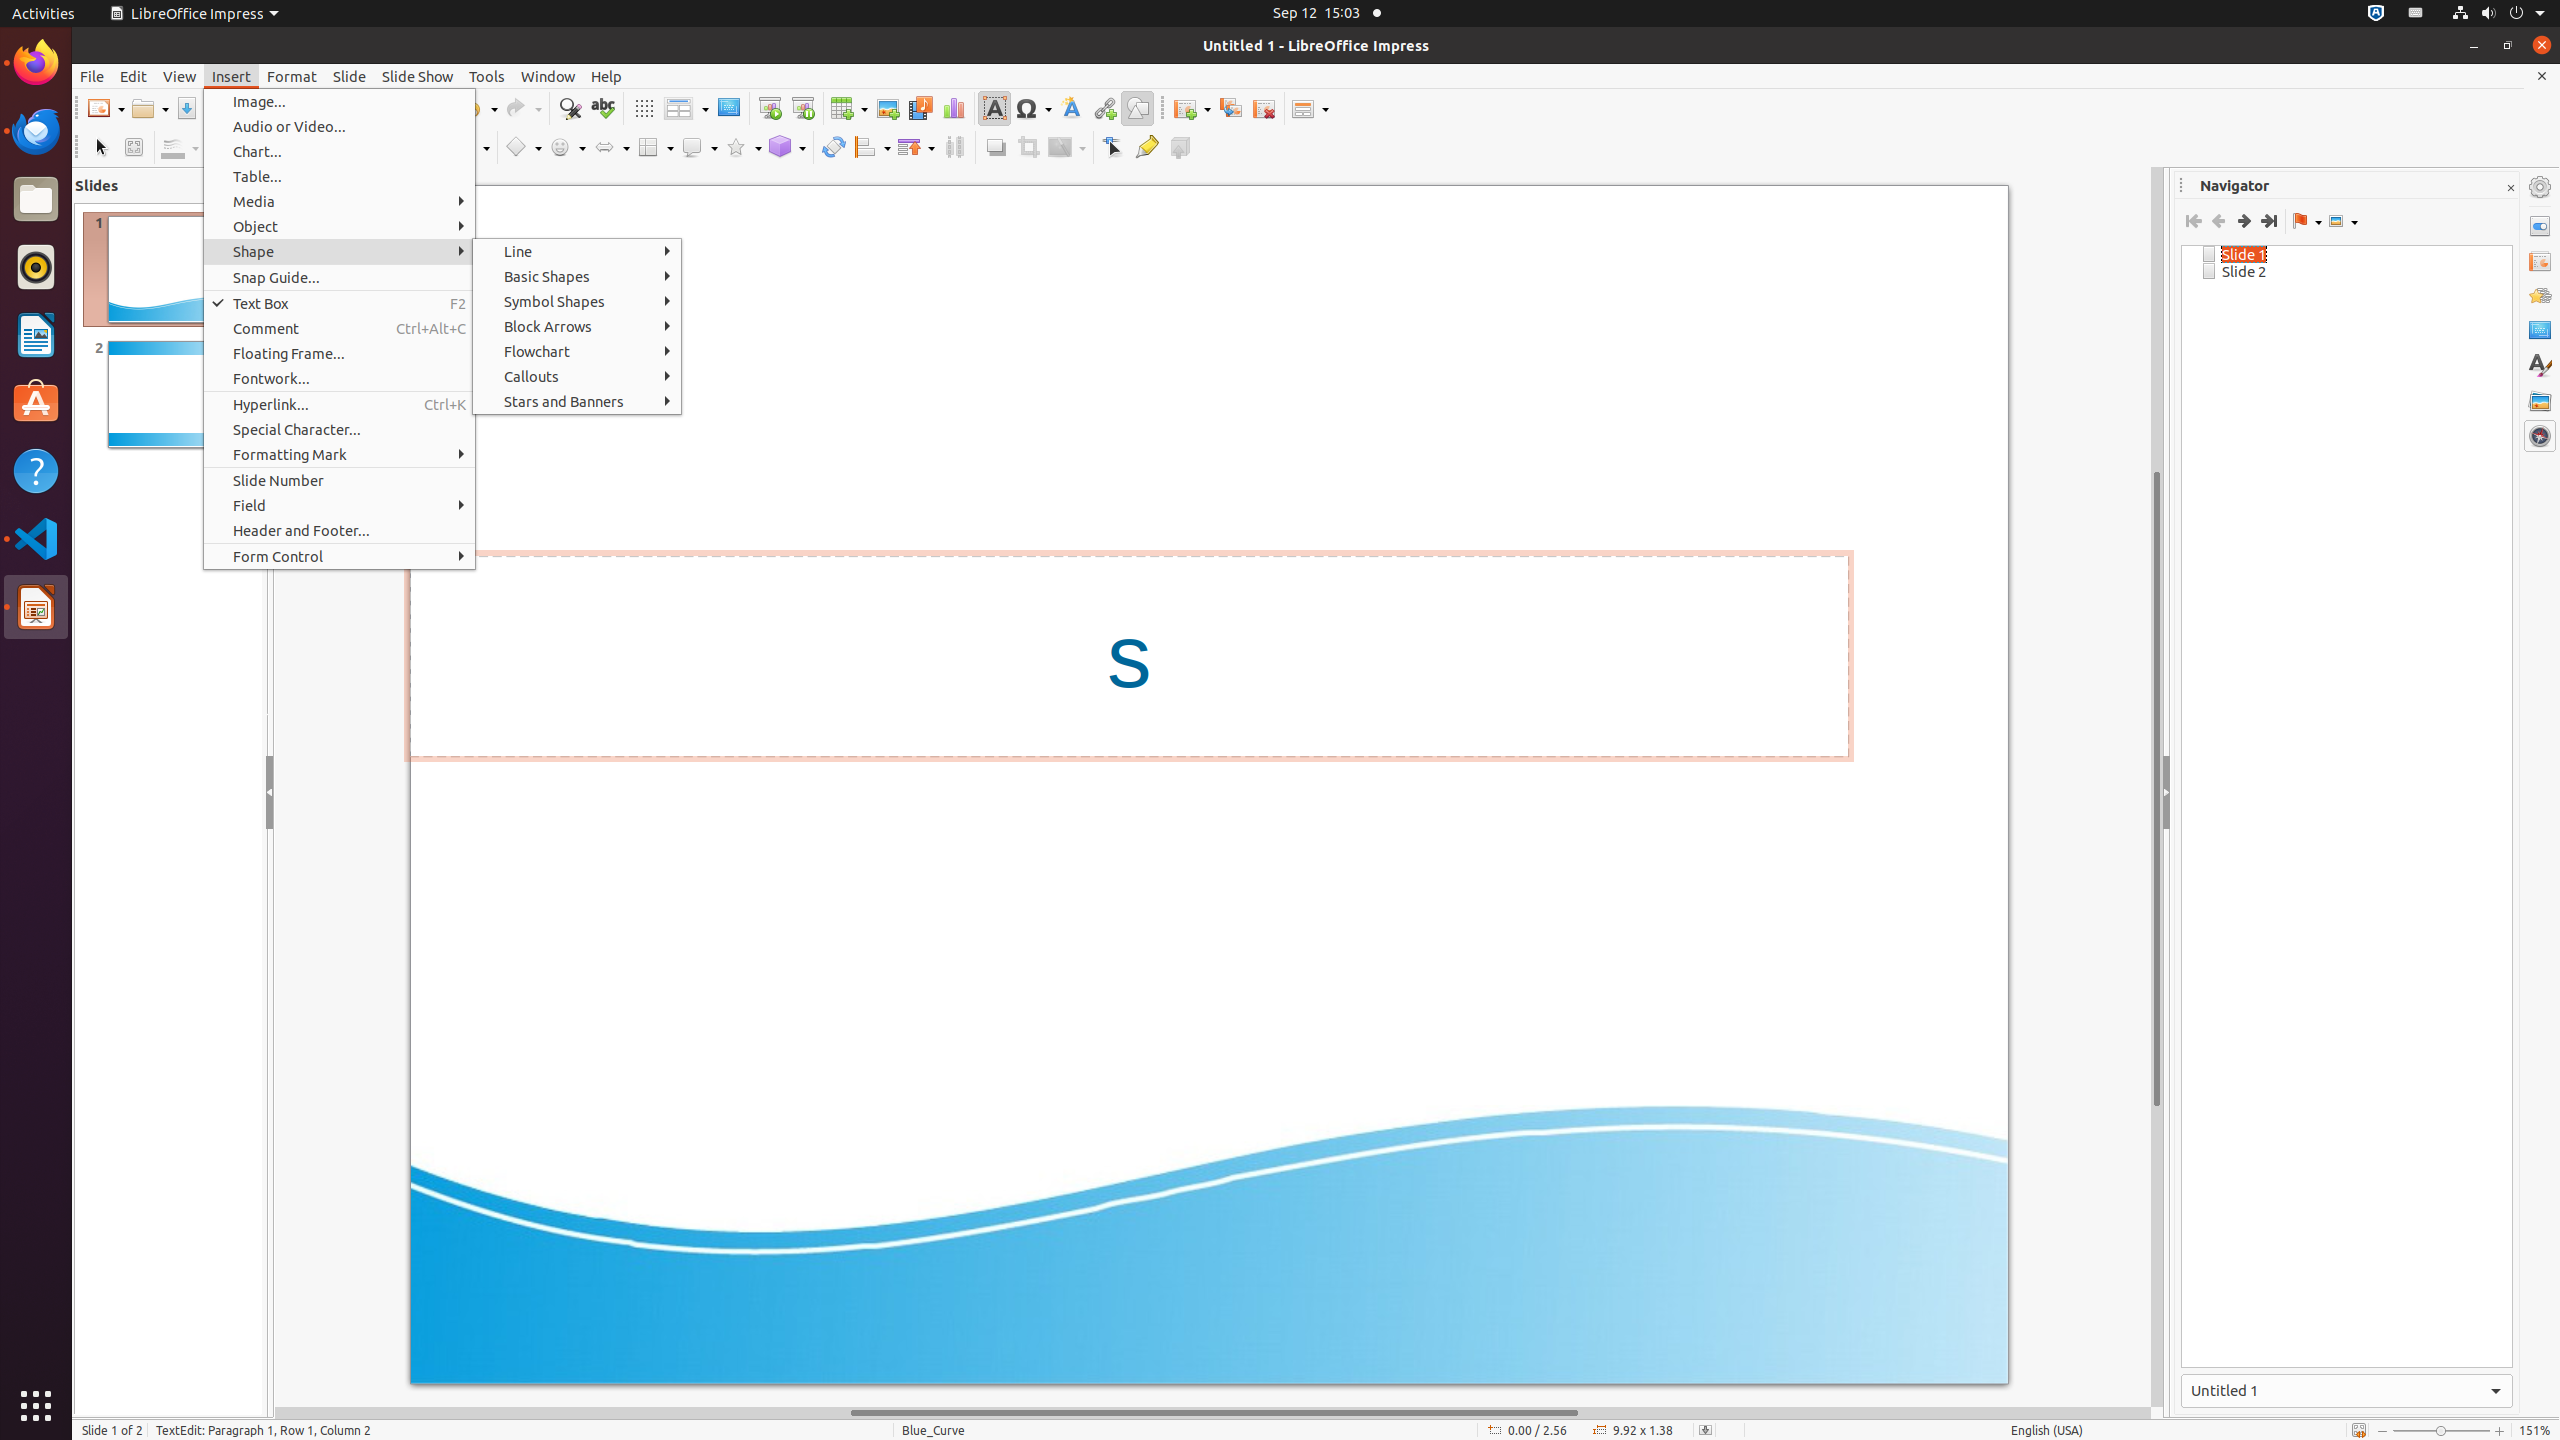 The height and width of the screenshot is (1440, 2560). What do you see at coordinates (179, 76) in the screenshot?
I see `'View'` at bounding box center [179, 76].